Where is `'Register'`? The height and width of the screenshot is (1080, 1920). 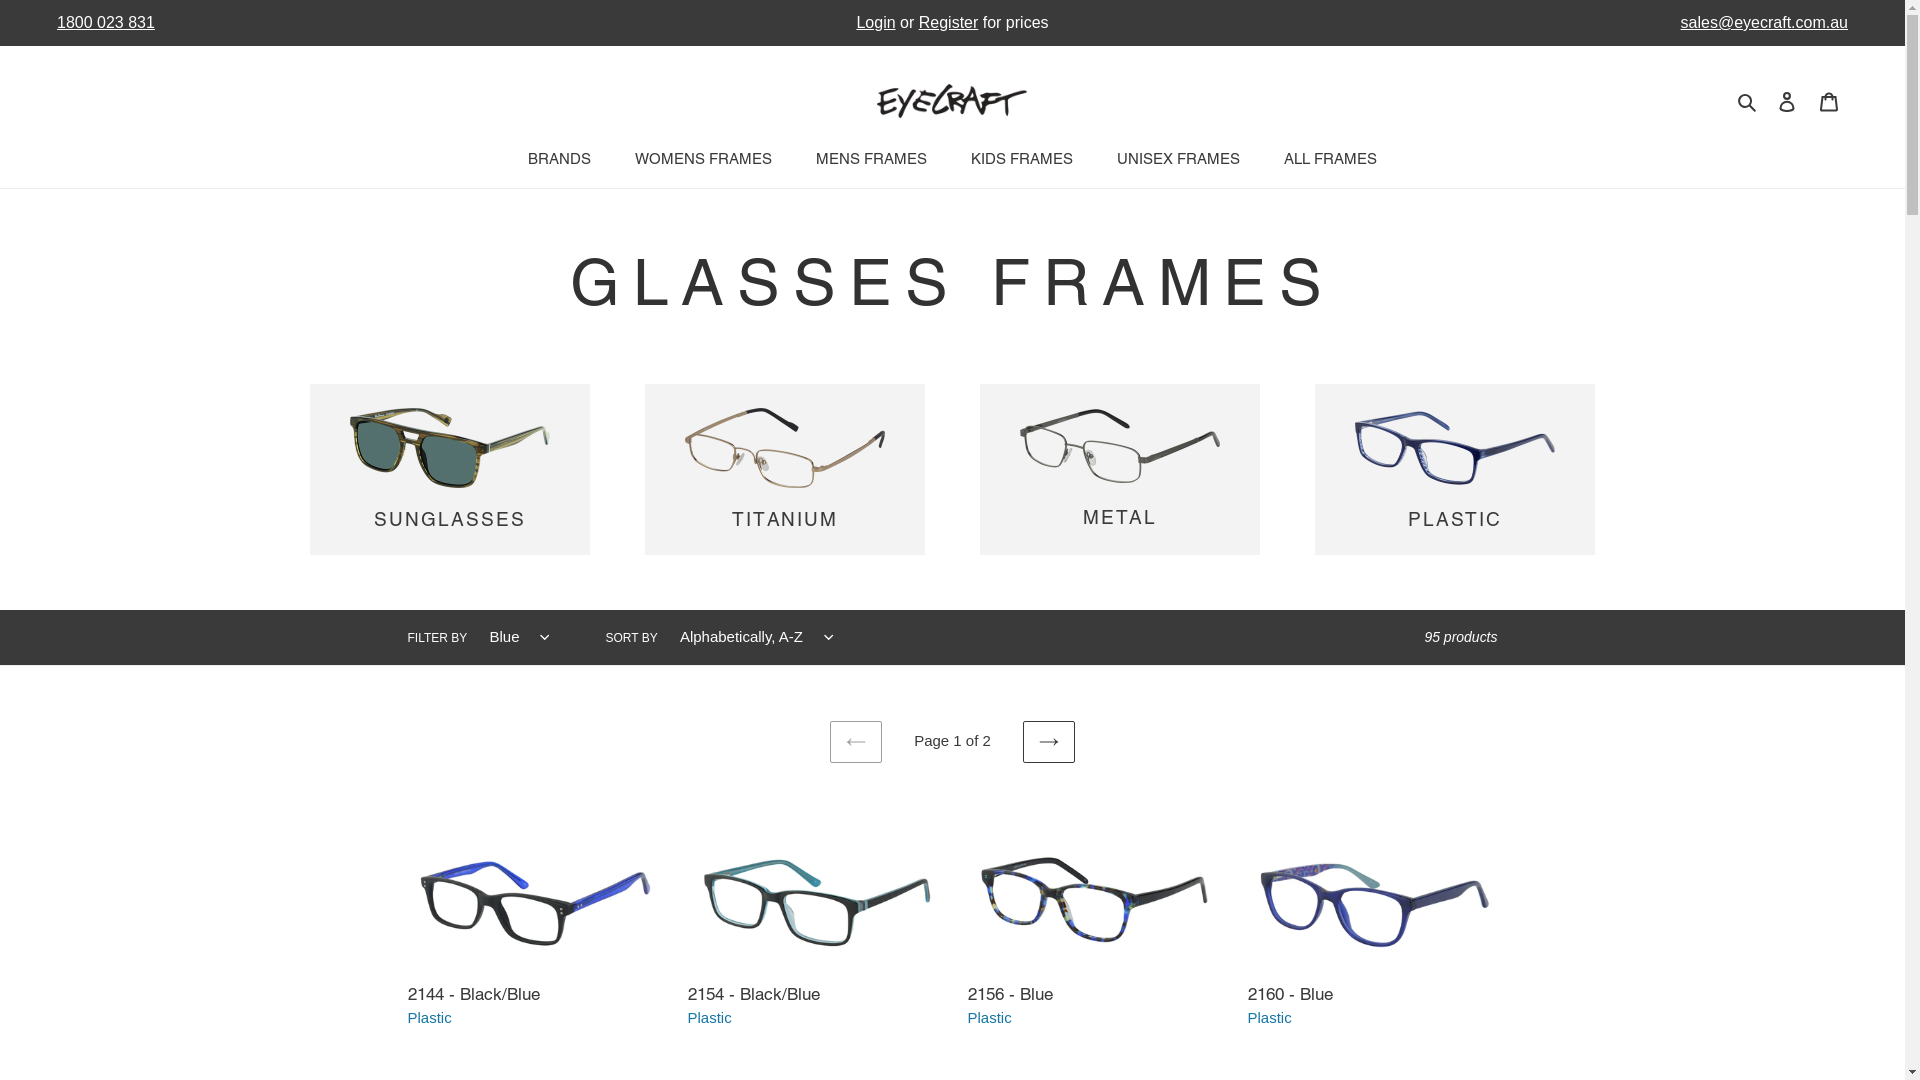
'Register' is located at coordinates (948, 22).